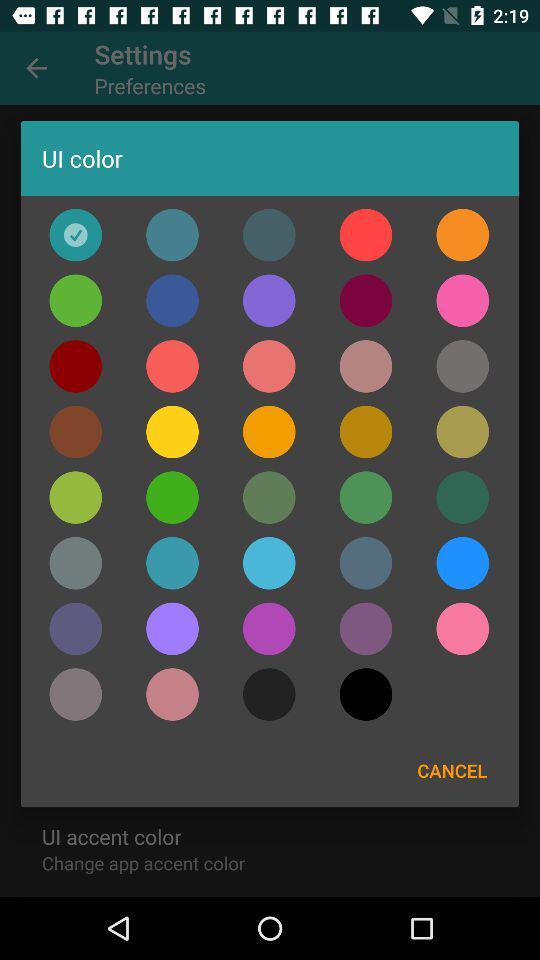 The image size is (540, 960). I want to click on blue, so click(269, 563).